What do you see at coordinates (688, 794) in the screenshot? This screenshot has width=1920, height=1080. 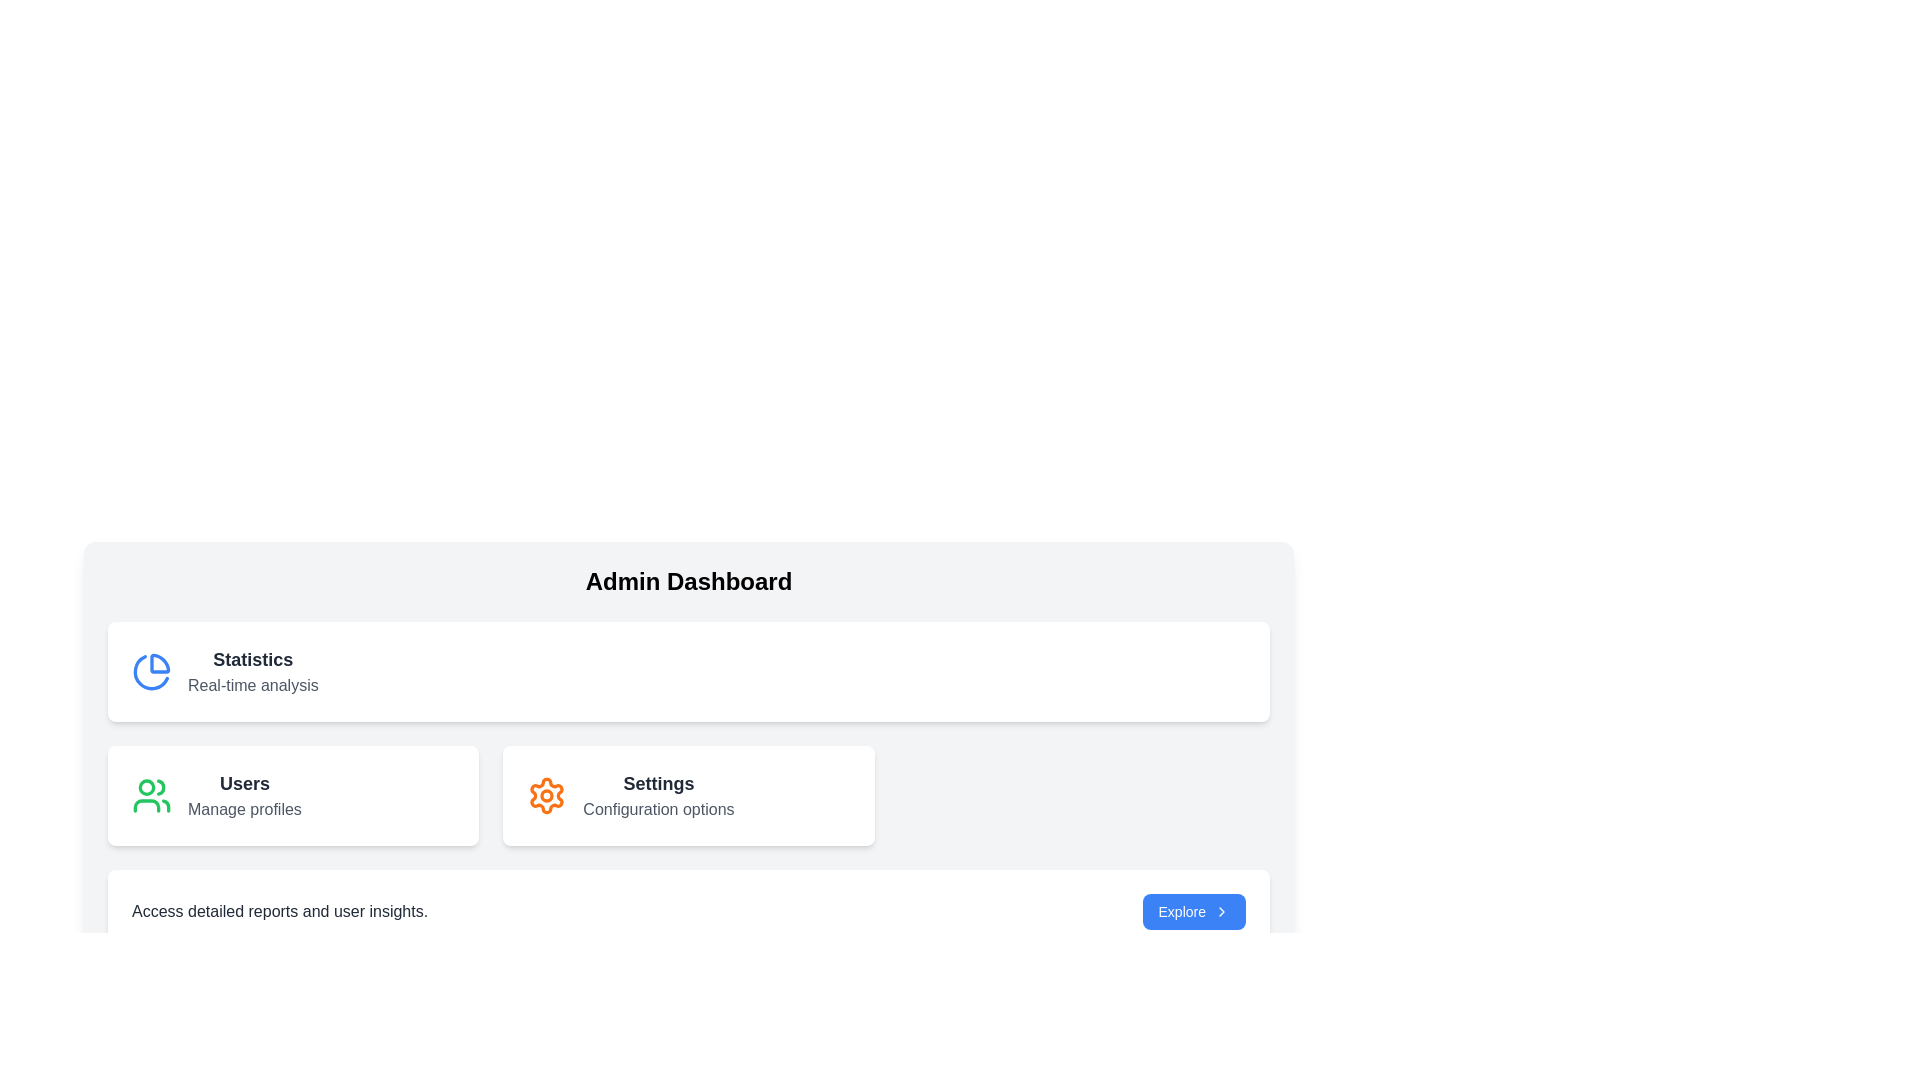 I see `the 'Settings' Text and Icon Display Component, which features an orange gear icon and displays 'Settings' and 'Configuration options' text` at bounding box center [688, 794].